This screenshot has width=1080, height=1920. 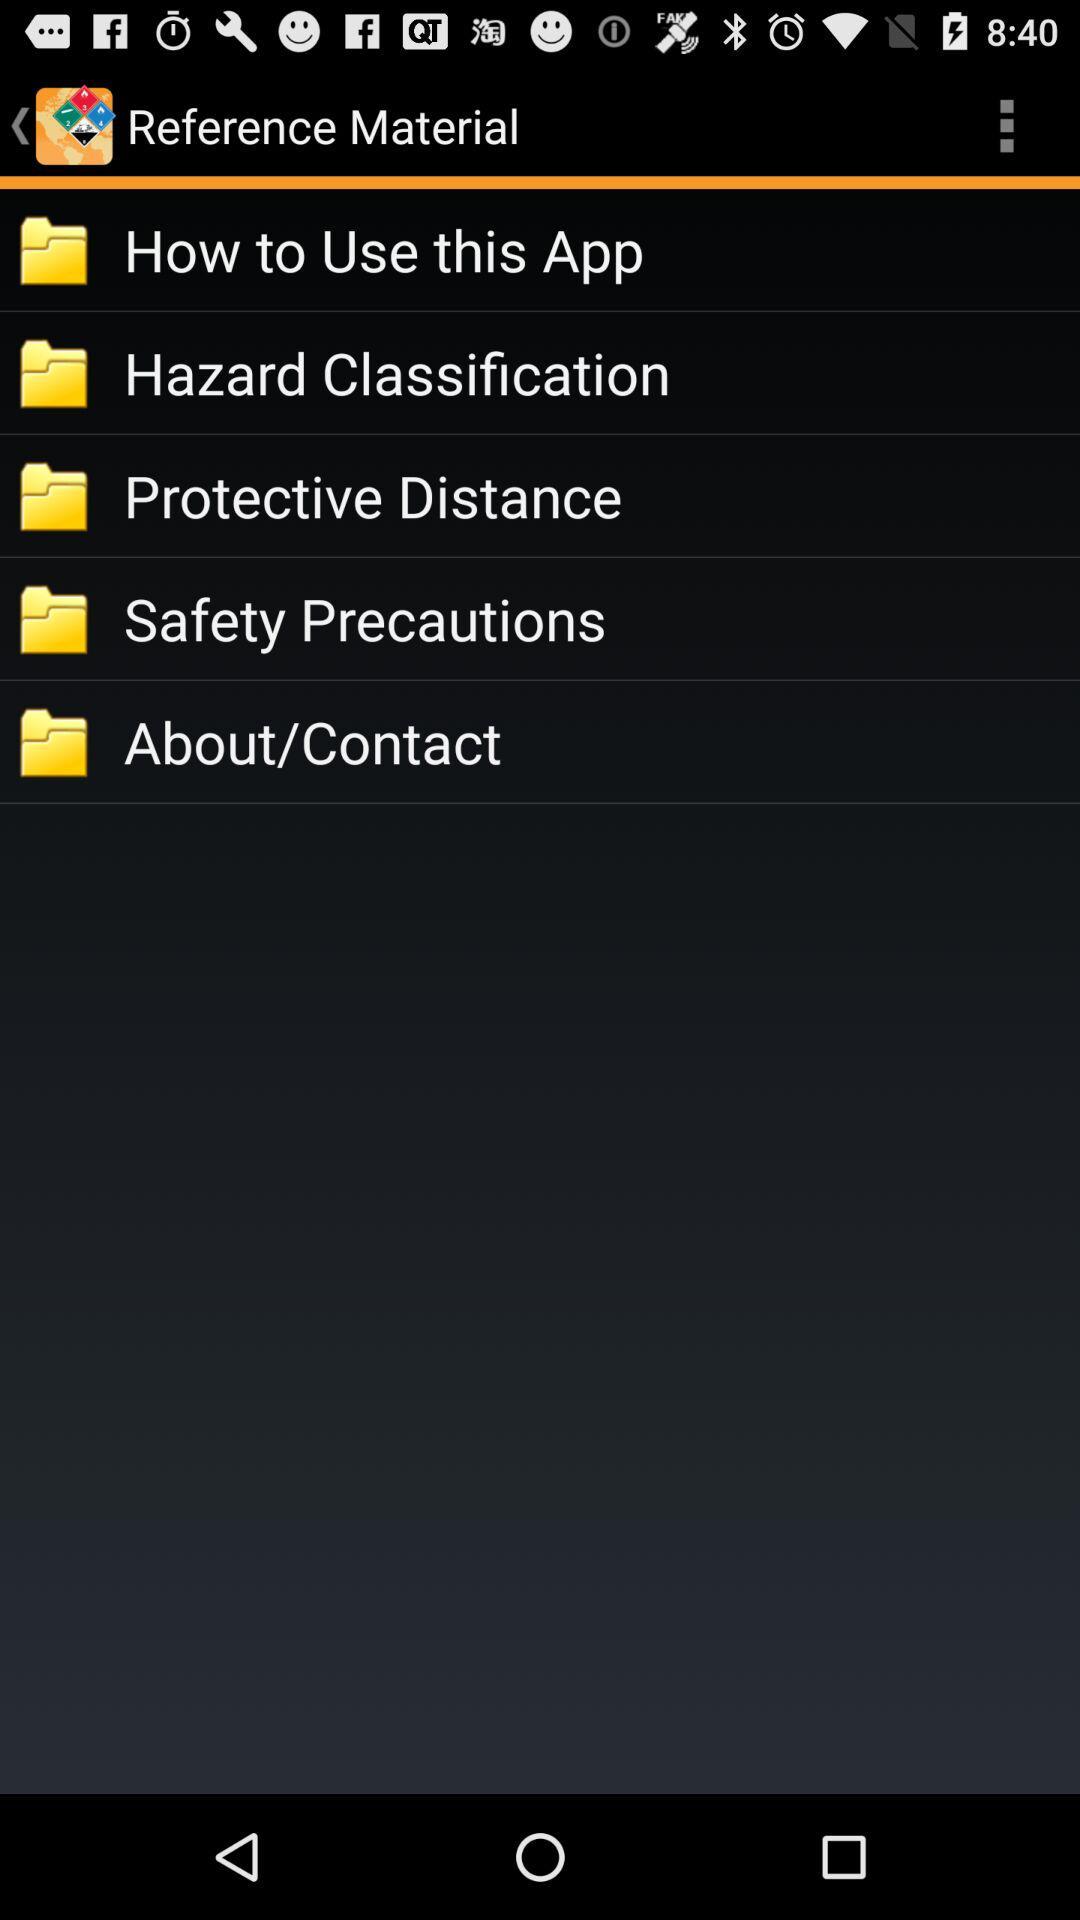 What do you see at coordinates (55, 373) in the screenshot?
I see `second folder icon from top` at bounding box center [55, 373].